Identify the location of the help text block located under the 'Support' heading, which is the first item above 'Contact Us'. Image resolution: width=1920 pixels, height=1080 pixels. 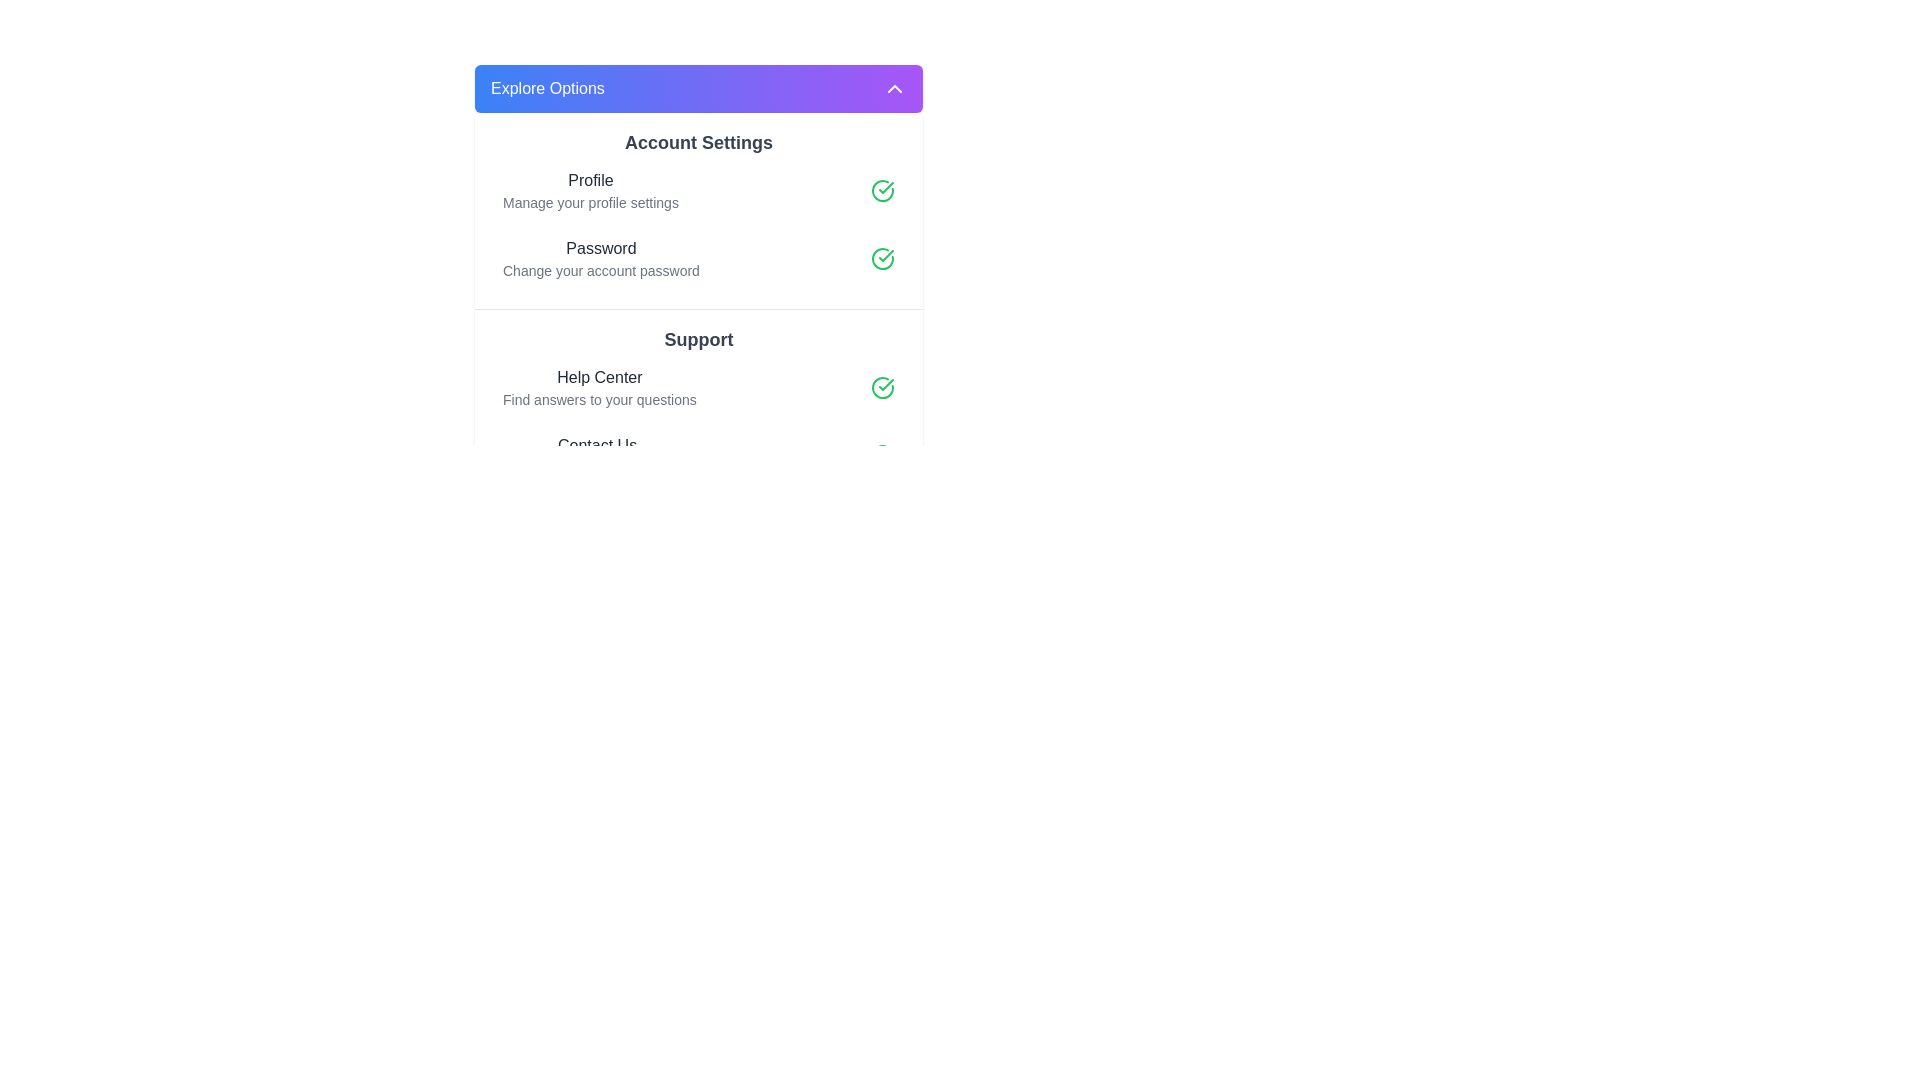
(598, 388).